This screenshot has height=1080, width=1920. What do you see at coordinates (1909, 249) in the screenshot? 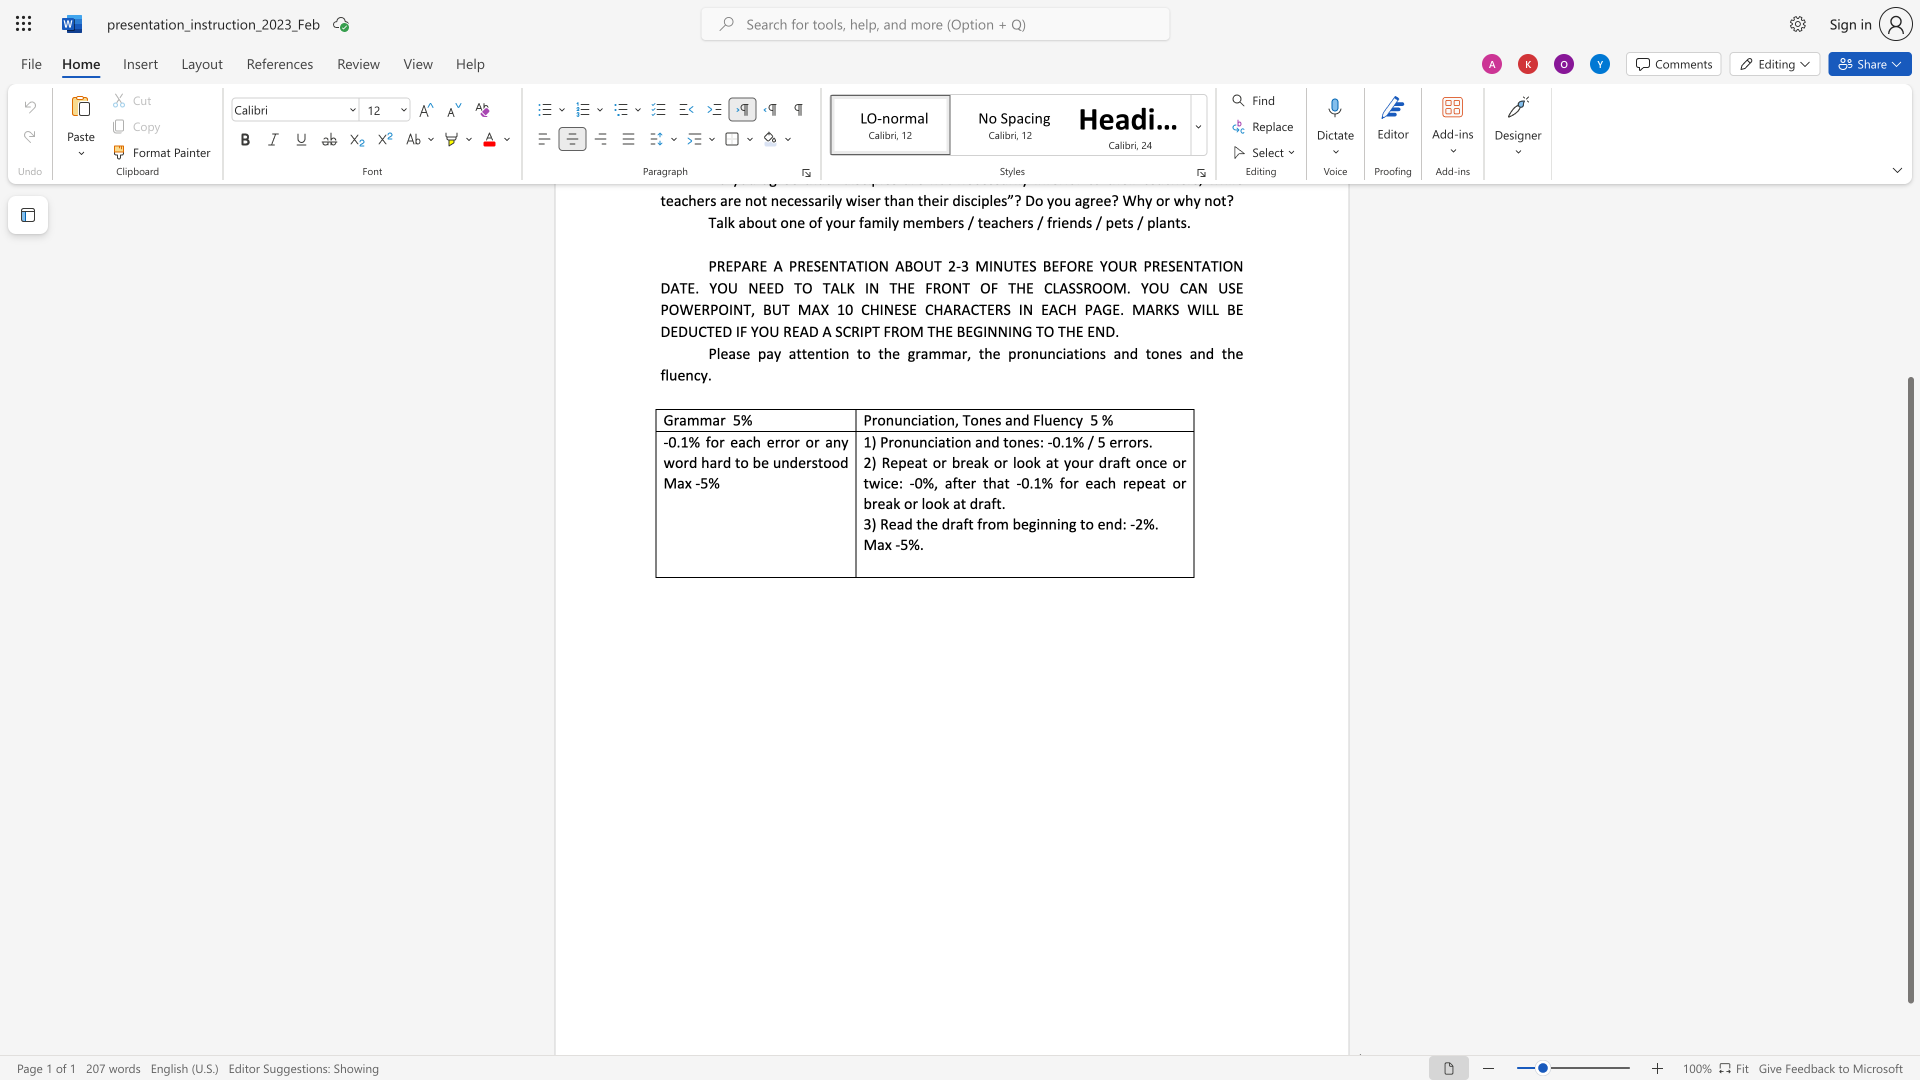
I see `the scrollbar to adjust the page upward` at bounding box center [1909, 249].